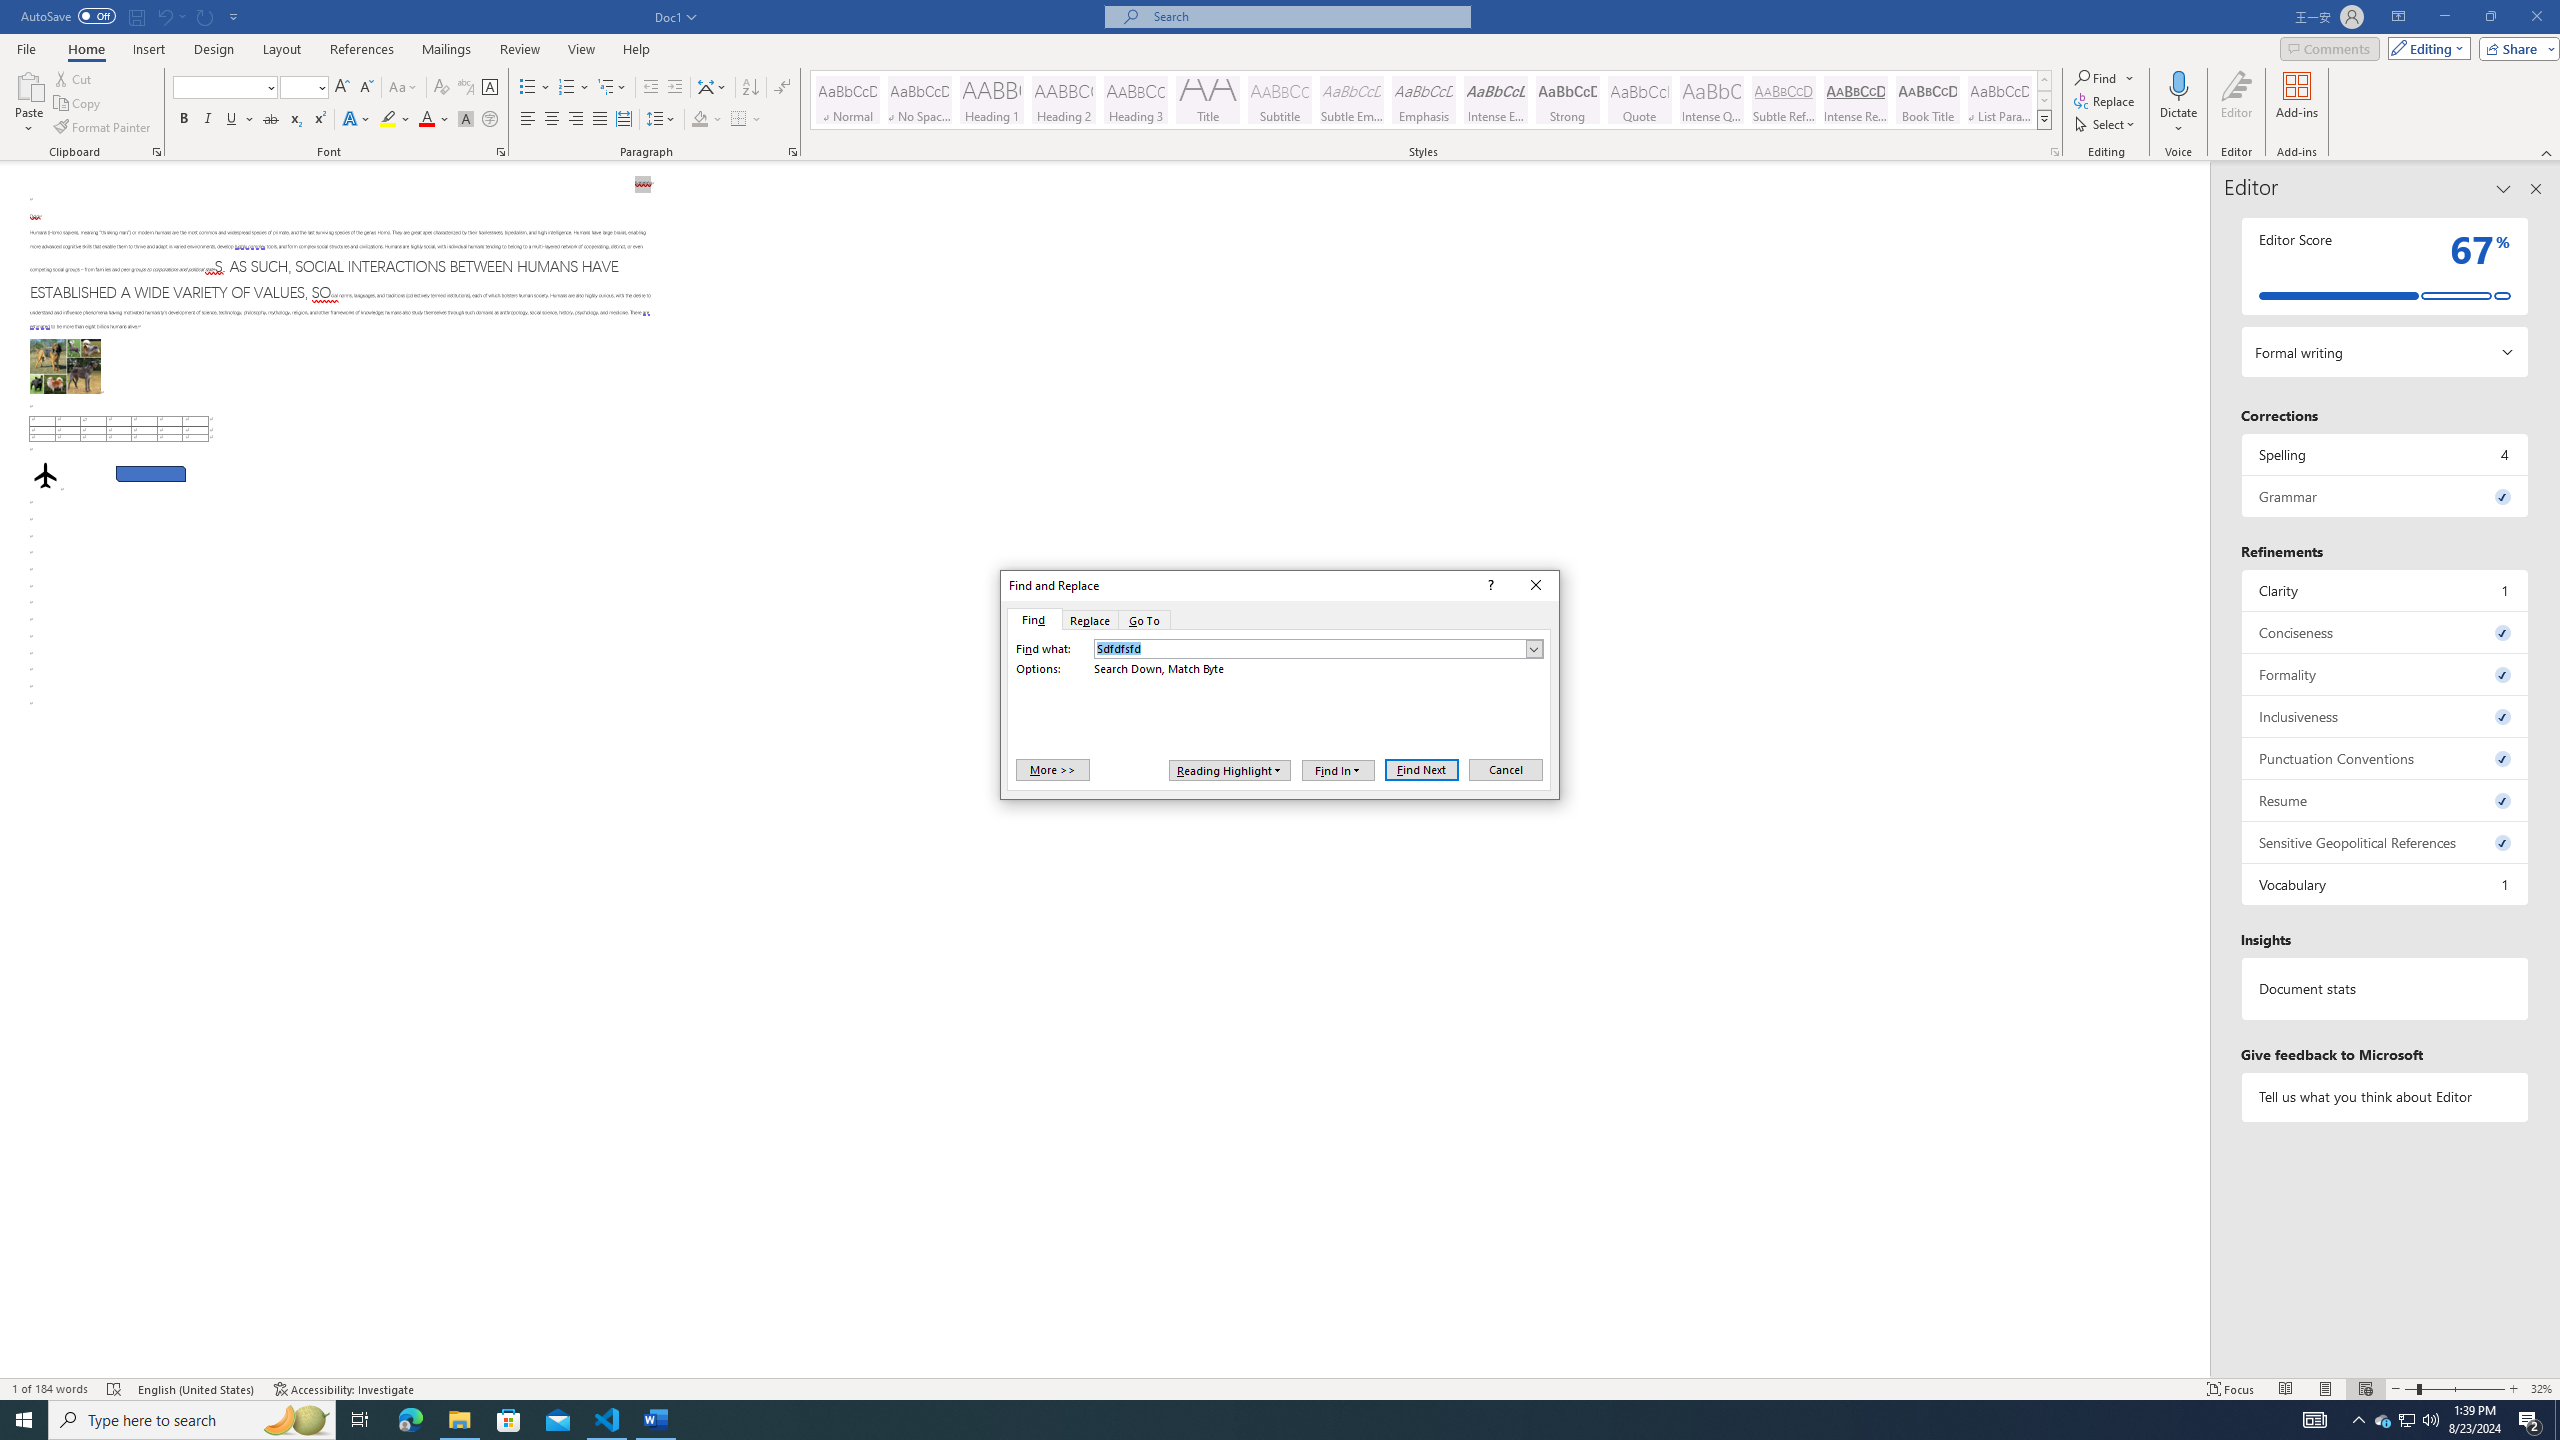  What do you see at coordinates (1207, 99) in the screenshot?
I see `'Title'` at bounding box center [1207, 99].